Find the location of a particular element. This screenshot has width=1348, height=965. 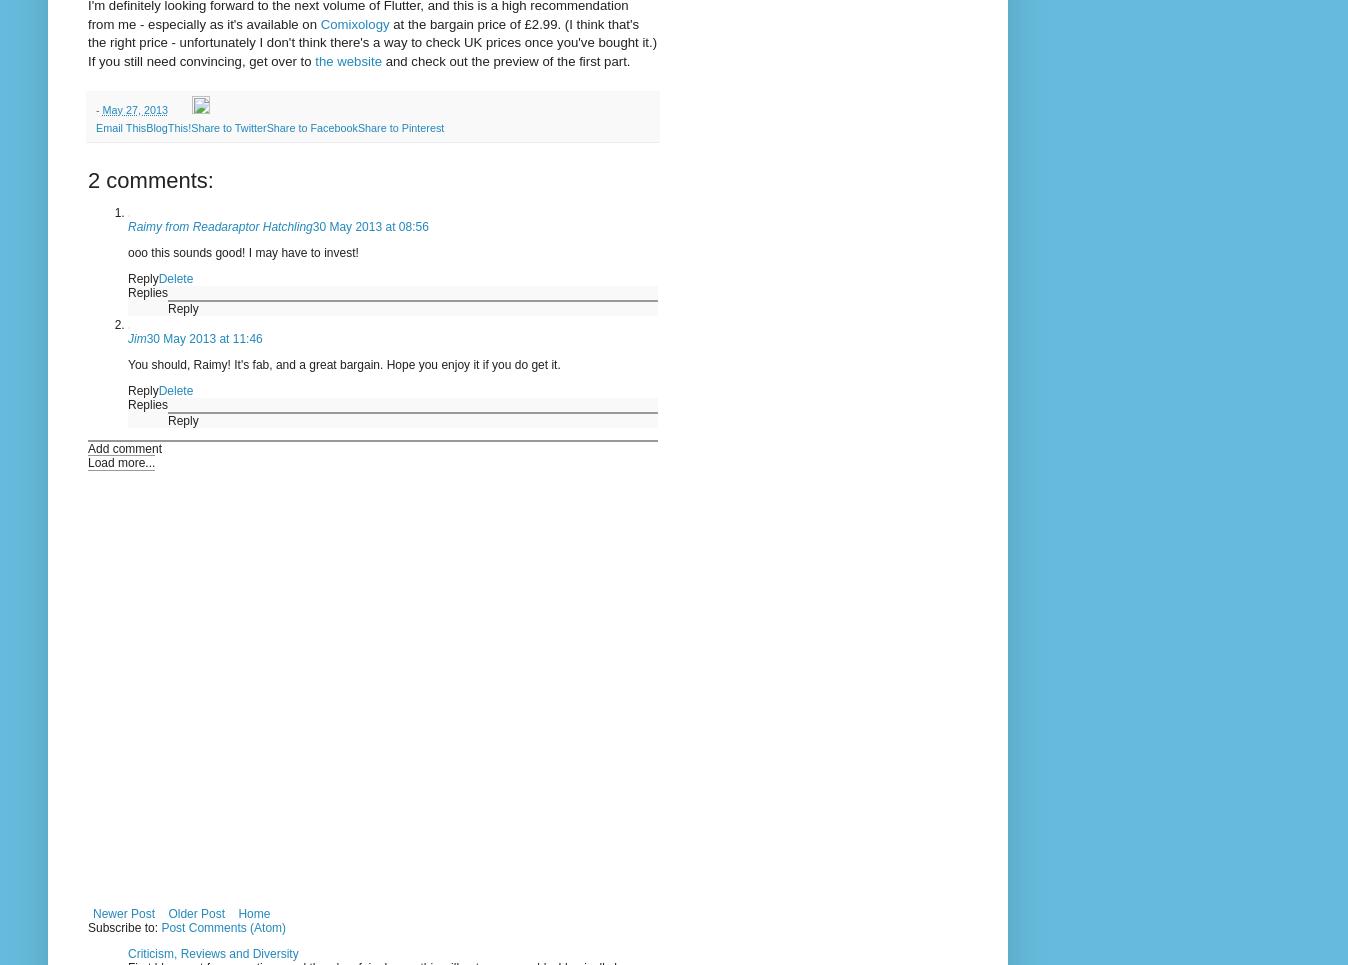

'30 May 2013 at 11:46' is located at coordinates (203, 339).